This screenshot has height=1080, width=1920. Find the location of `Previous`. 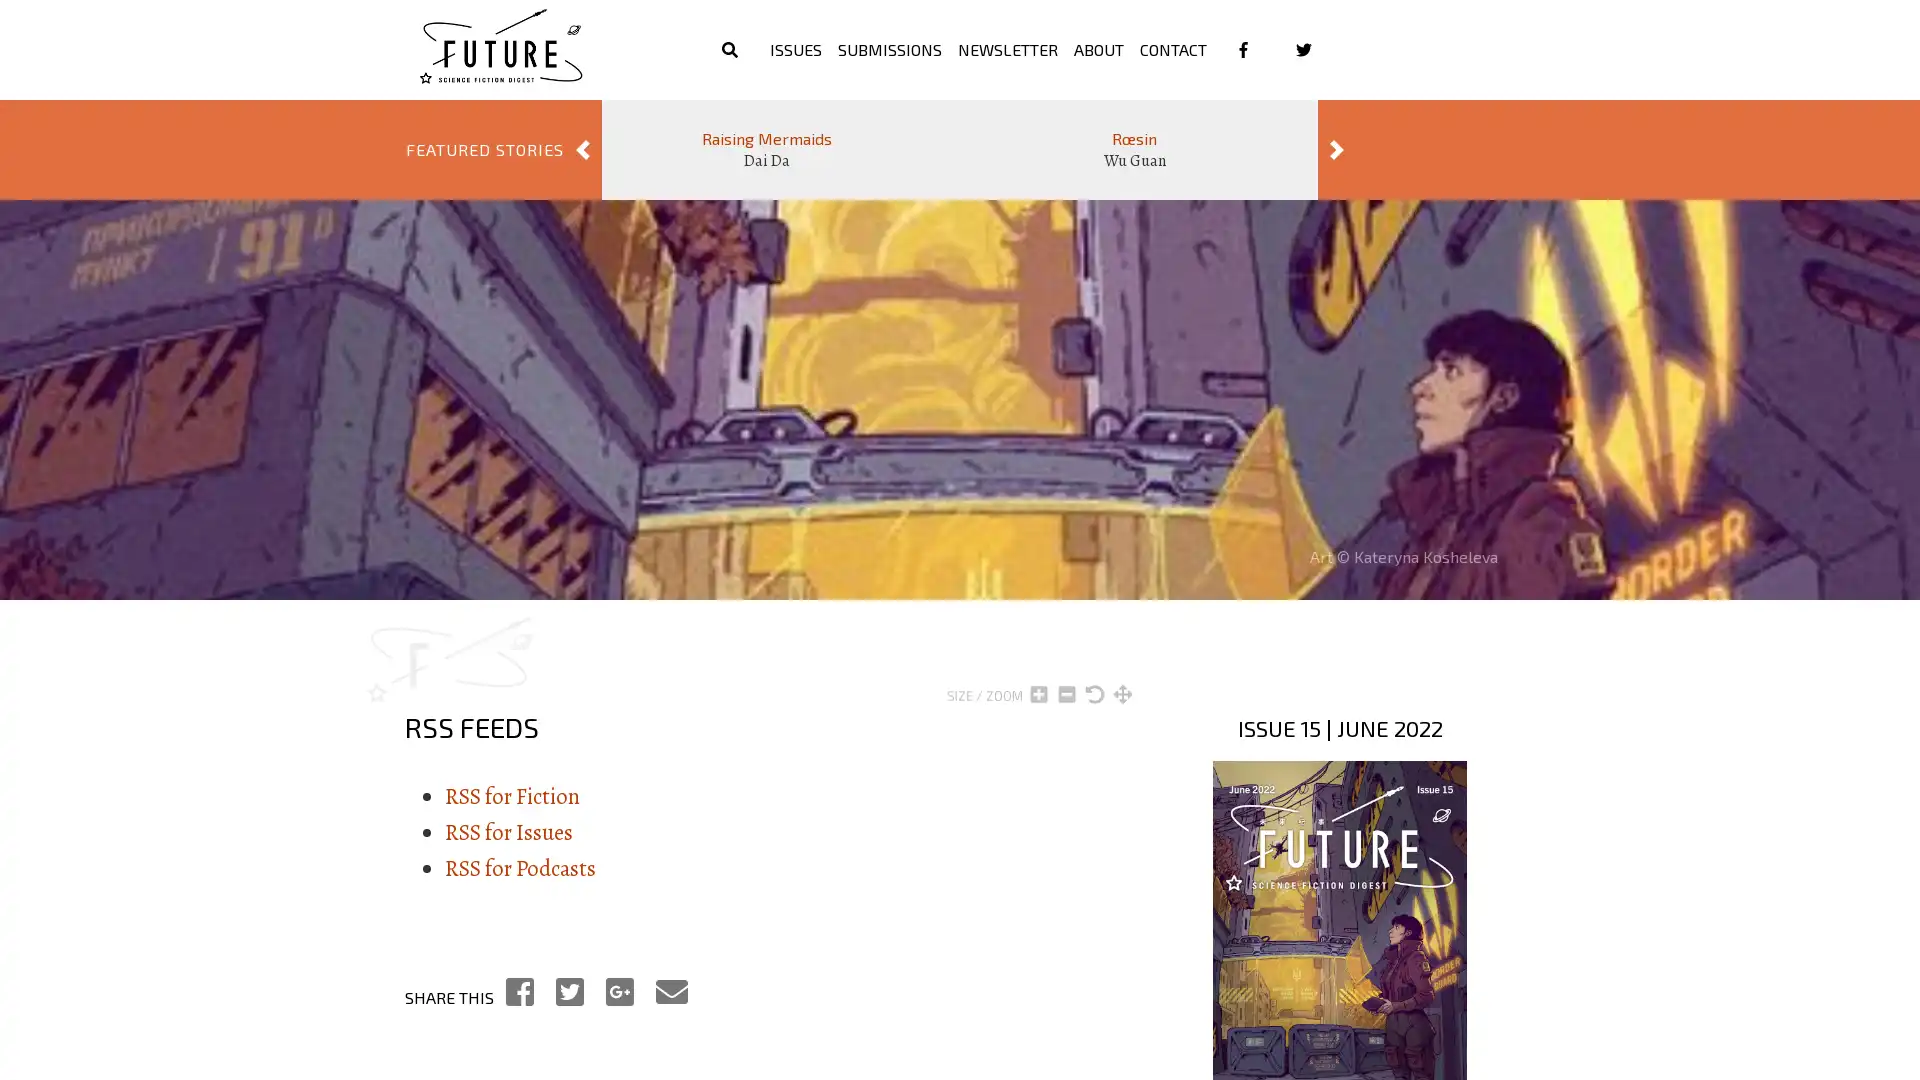

Previous is located at coordinates (581, 149).